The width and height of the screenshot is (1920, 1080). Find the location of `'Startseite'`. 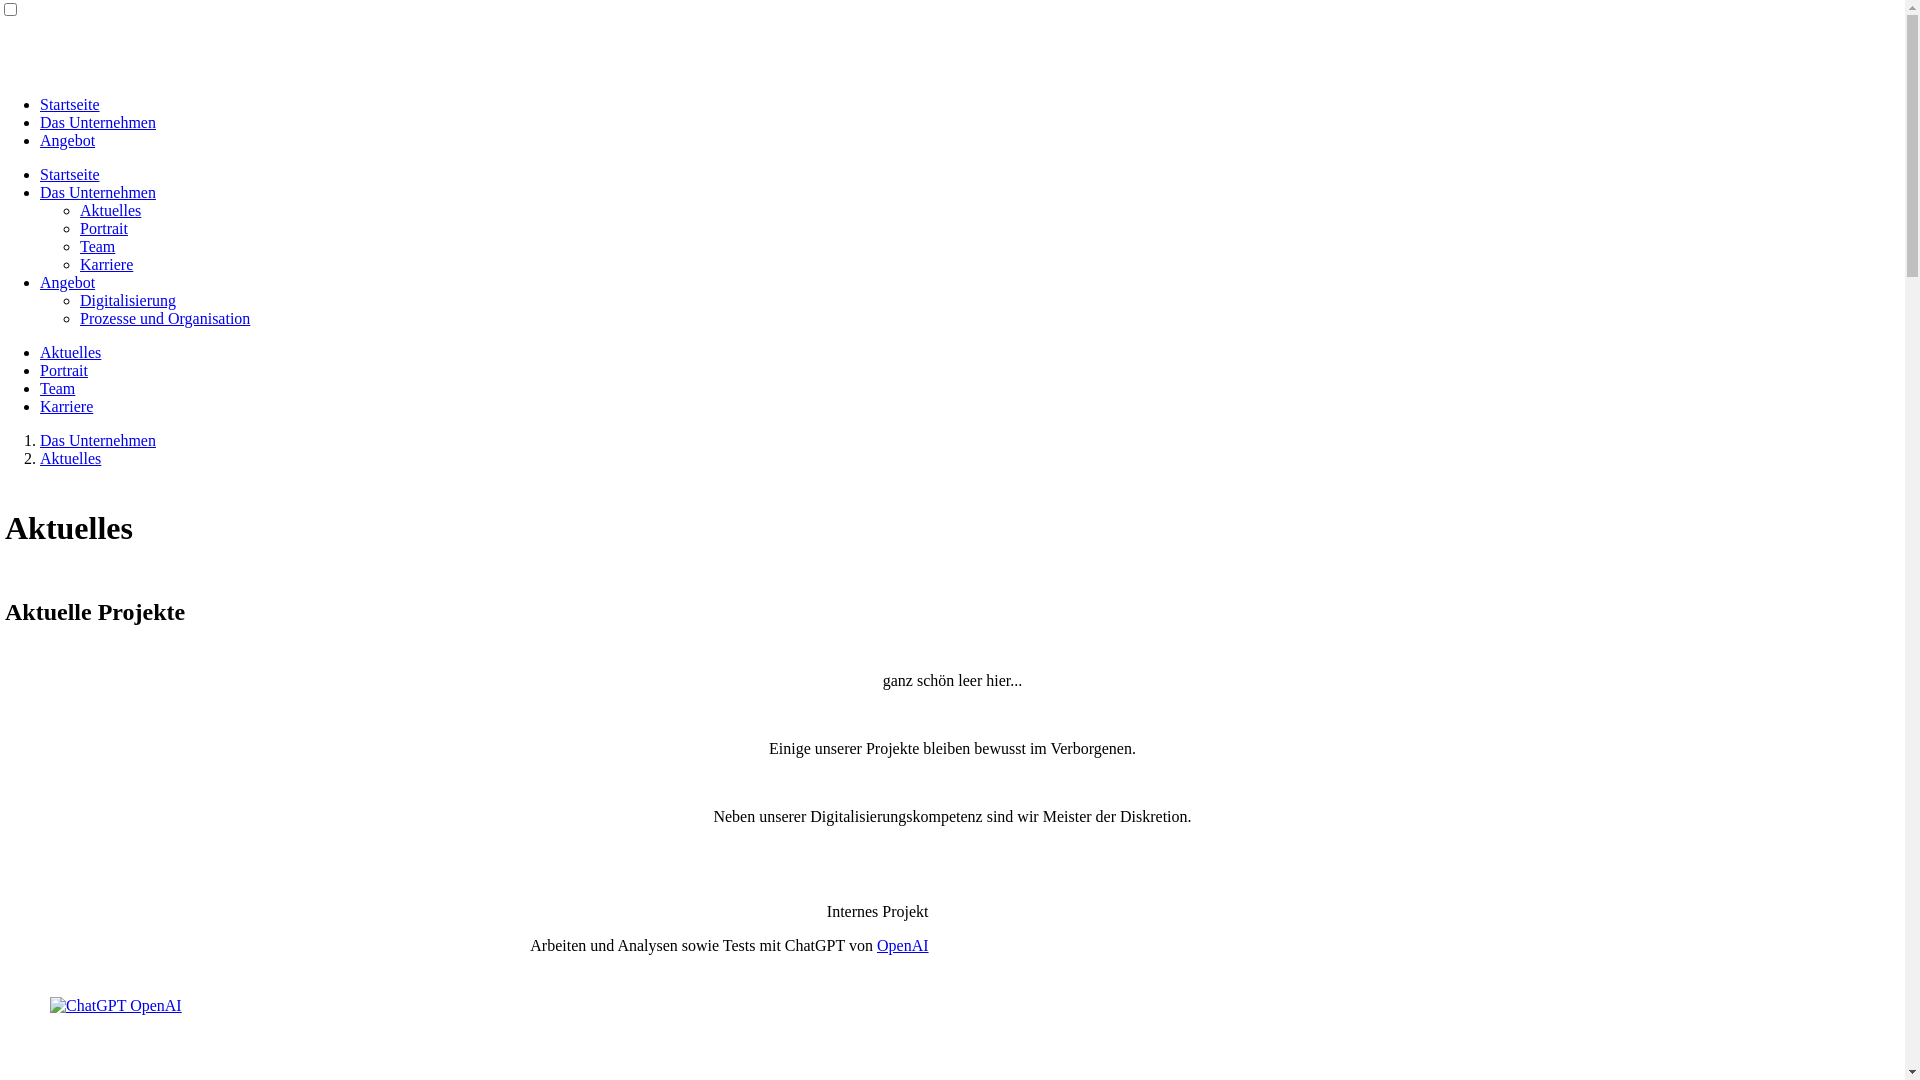

'Startseite' is located at coordinates (70, 173).